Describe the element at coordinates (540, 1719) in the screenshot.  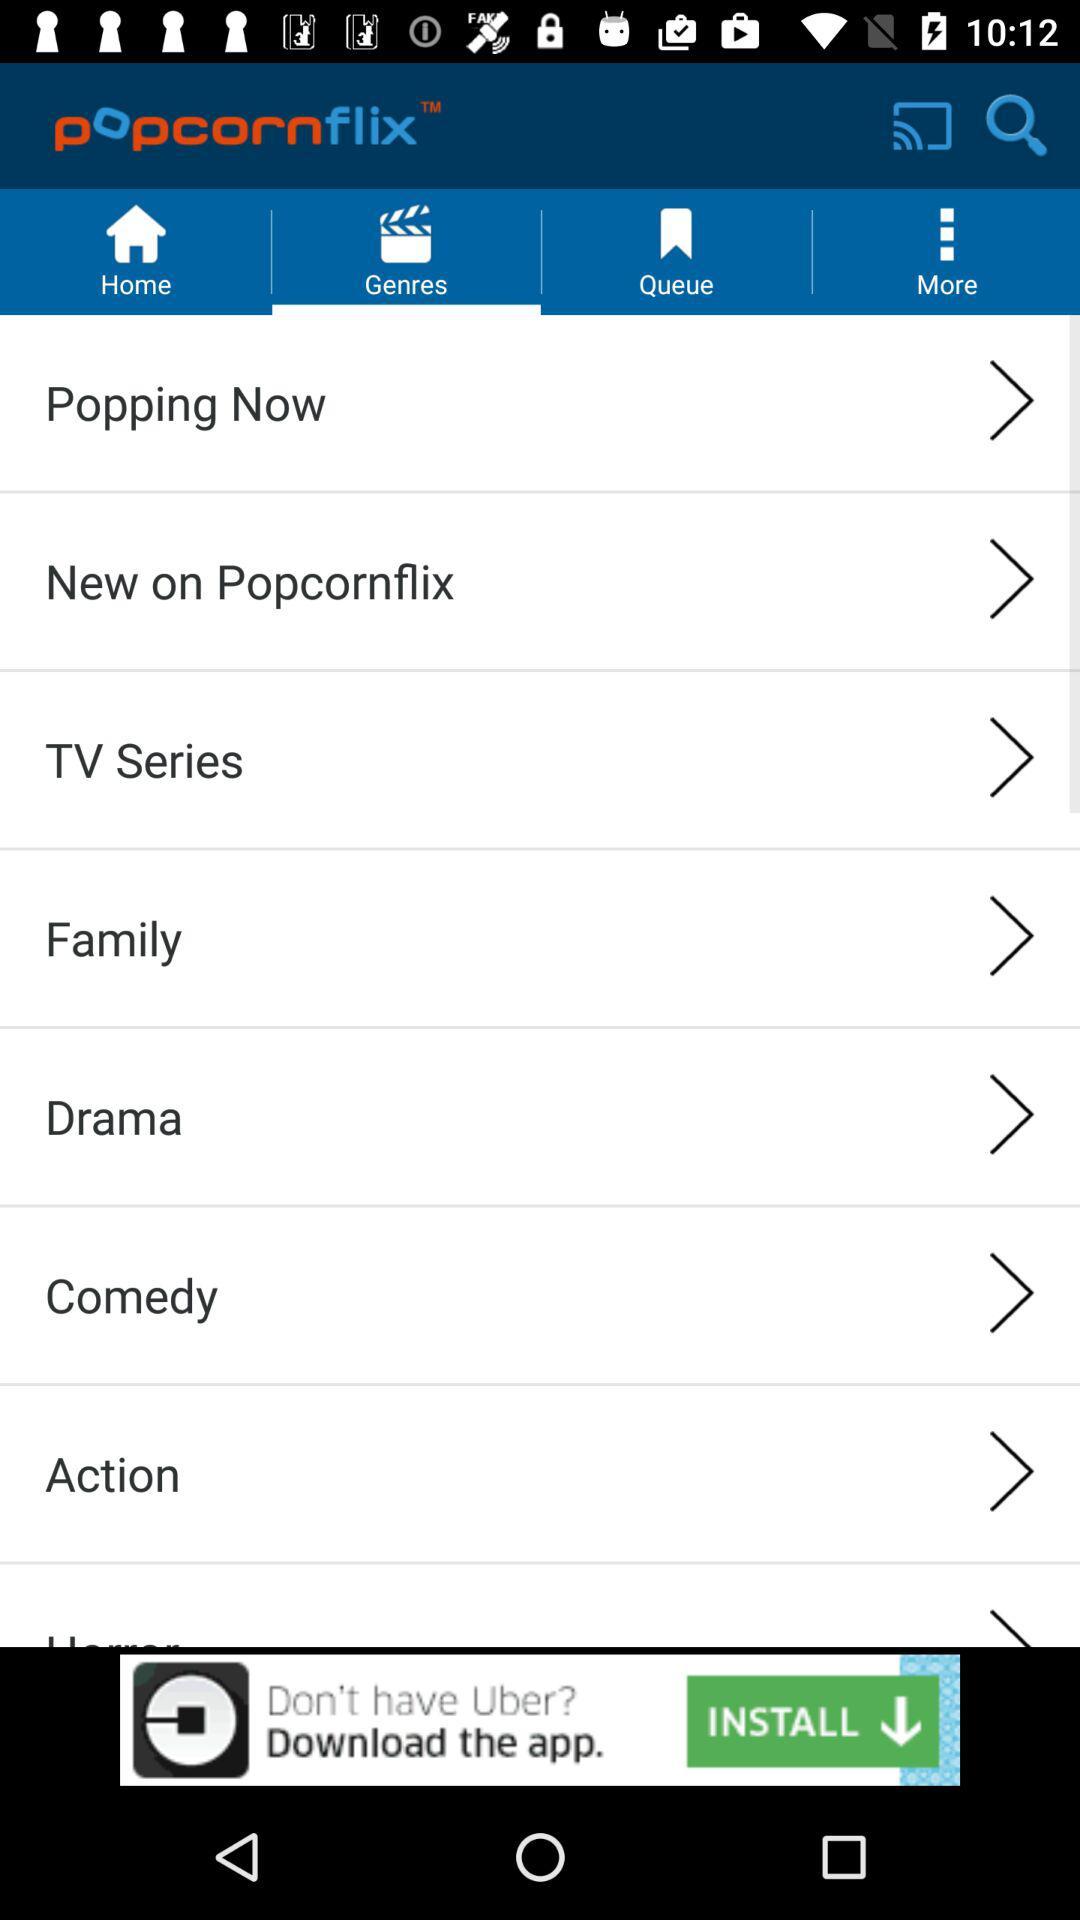
I see `new advertisement open box` at that location.